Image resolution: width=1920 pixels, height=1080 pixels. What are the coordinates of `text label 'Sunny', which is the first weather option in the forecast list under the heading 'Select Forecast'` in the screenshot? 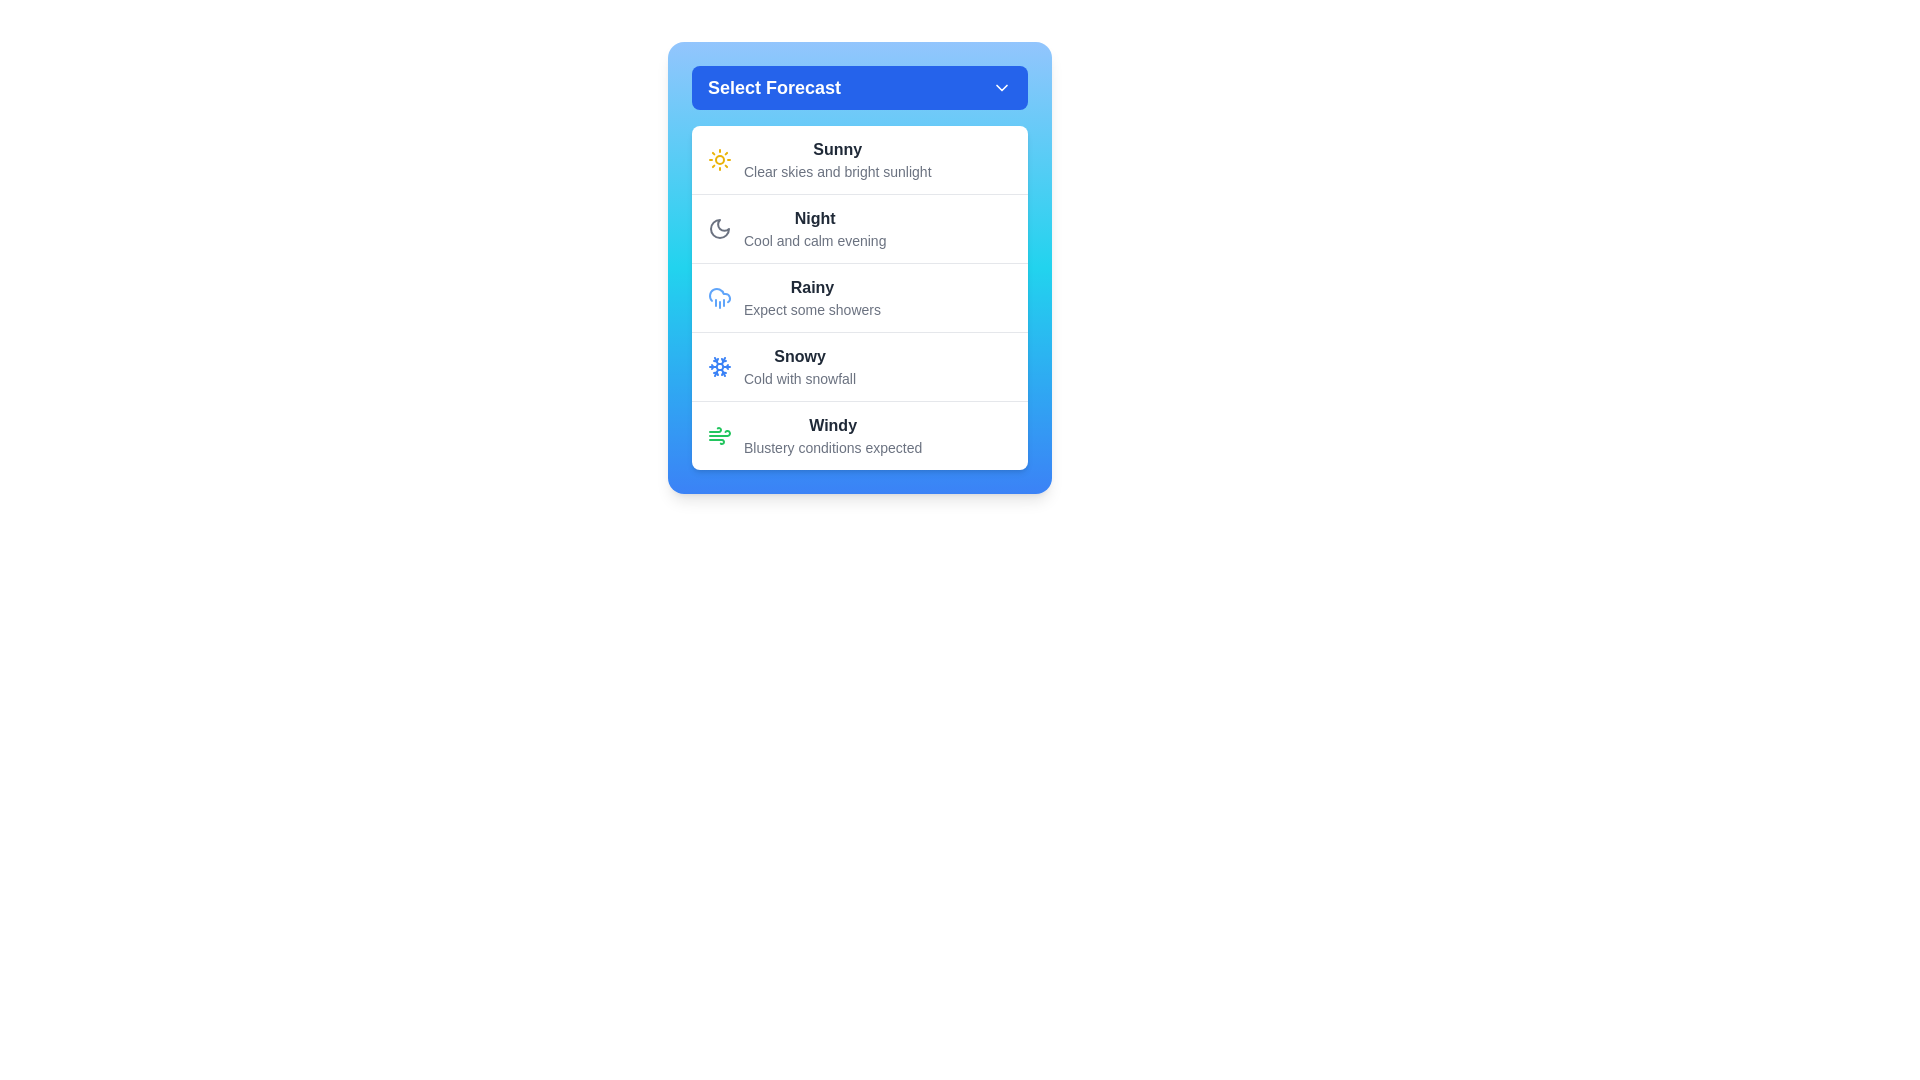 It's located at (837, 149).